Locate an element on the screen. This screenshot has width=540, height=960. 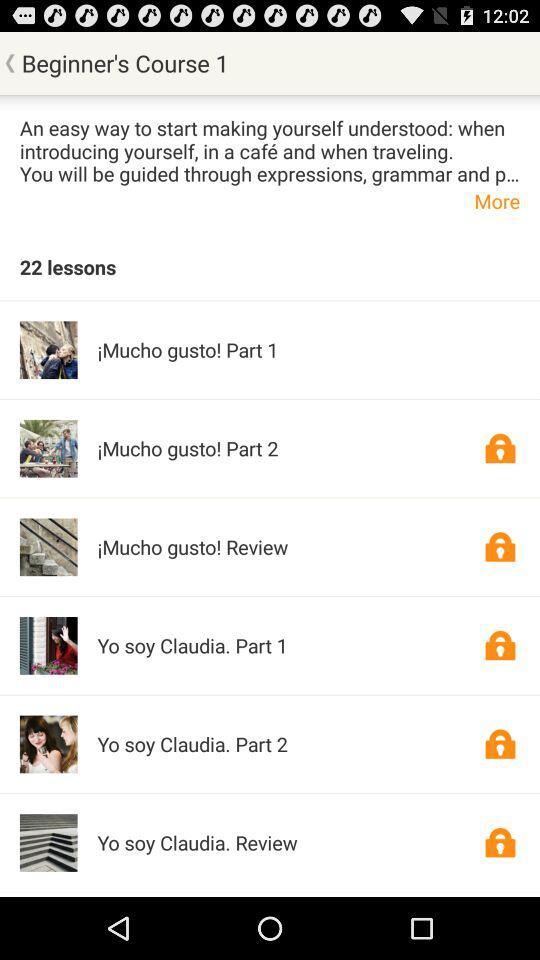
unlock is located at coordinates (499, 448).